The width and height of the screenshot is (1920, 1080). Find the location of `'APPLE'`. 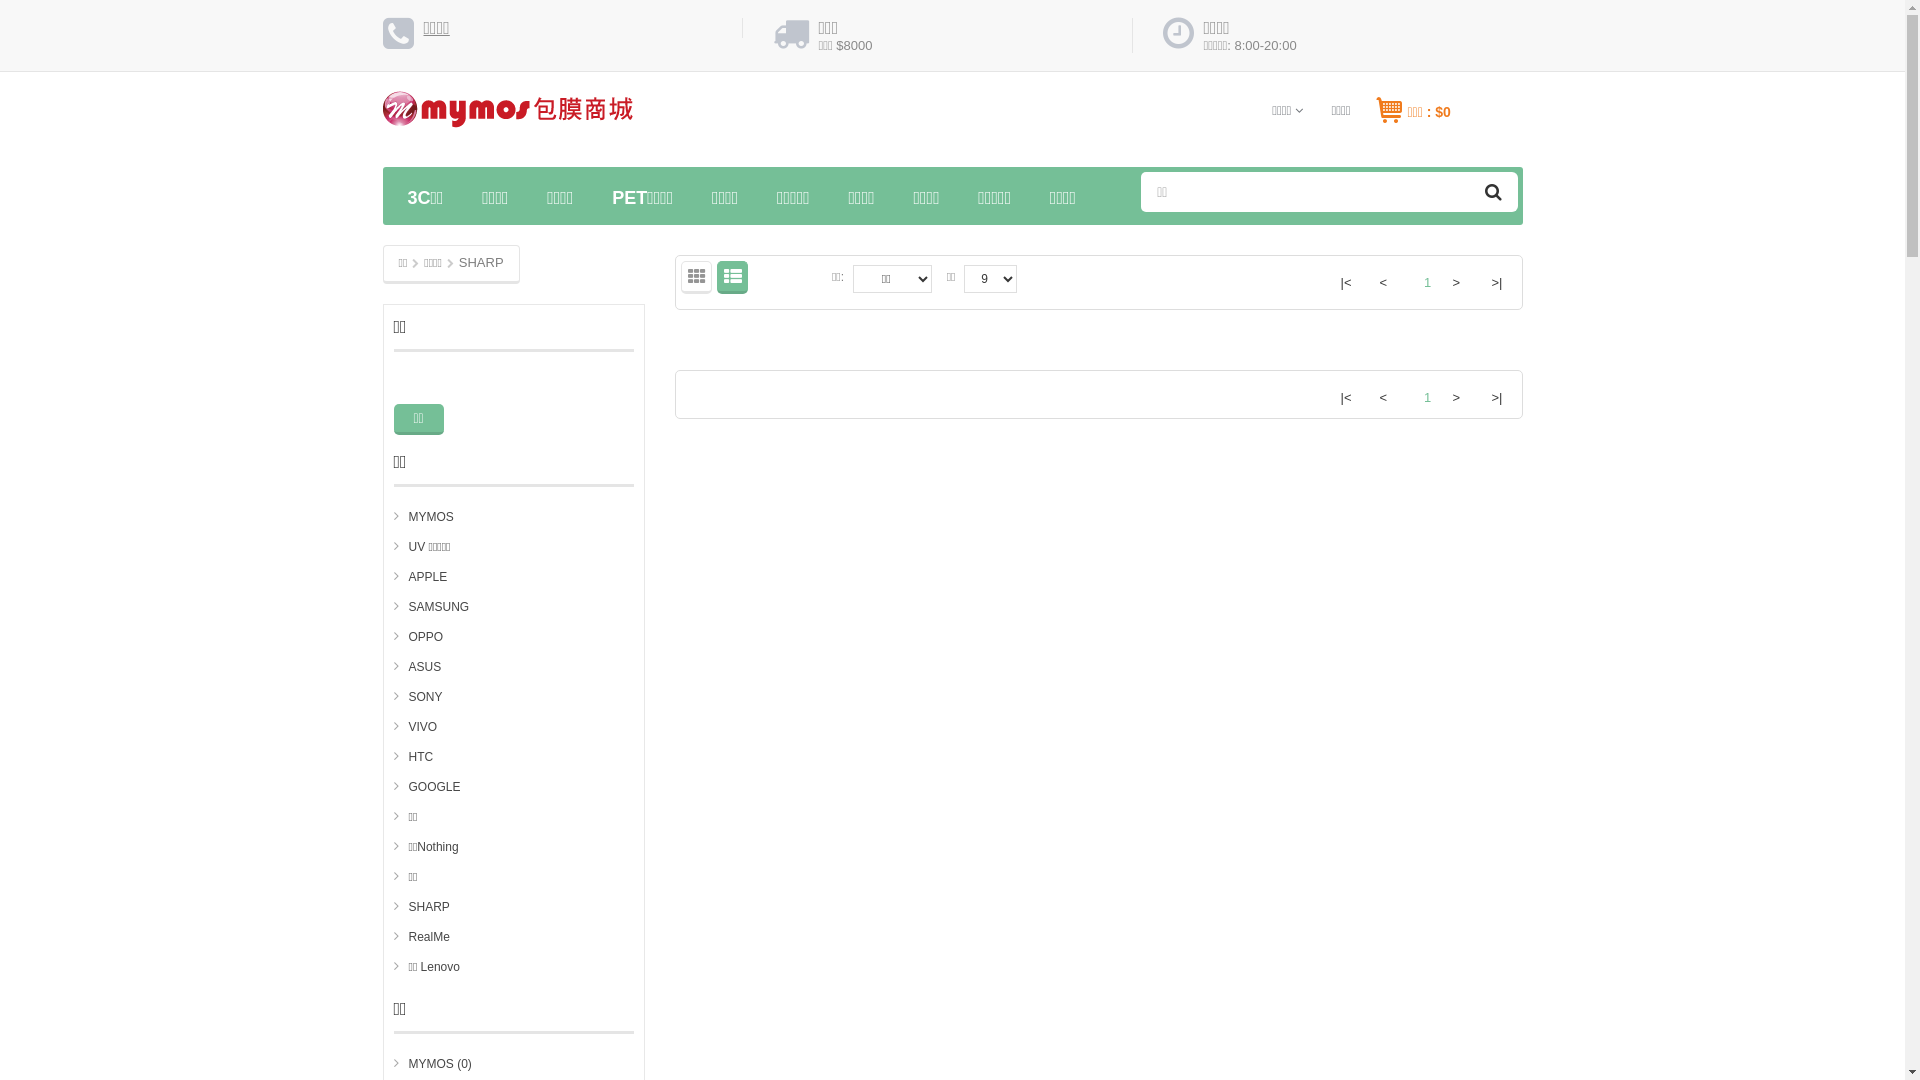

'APPLE' is located at coordinates (393, 577).